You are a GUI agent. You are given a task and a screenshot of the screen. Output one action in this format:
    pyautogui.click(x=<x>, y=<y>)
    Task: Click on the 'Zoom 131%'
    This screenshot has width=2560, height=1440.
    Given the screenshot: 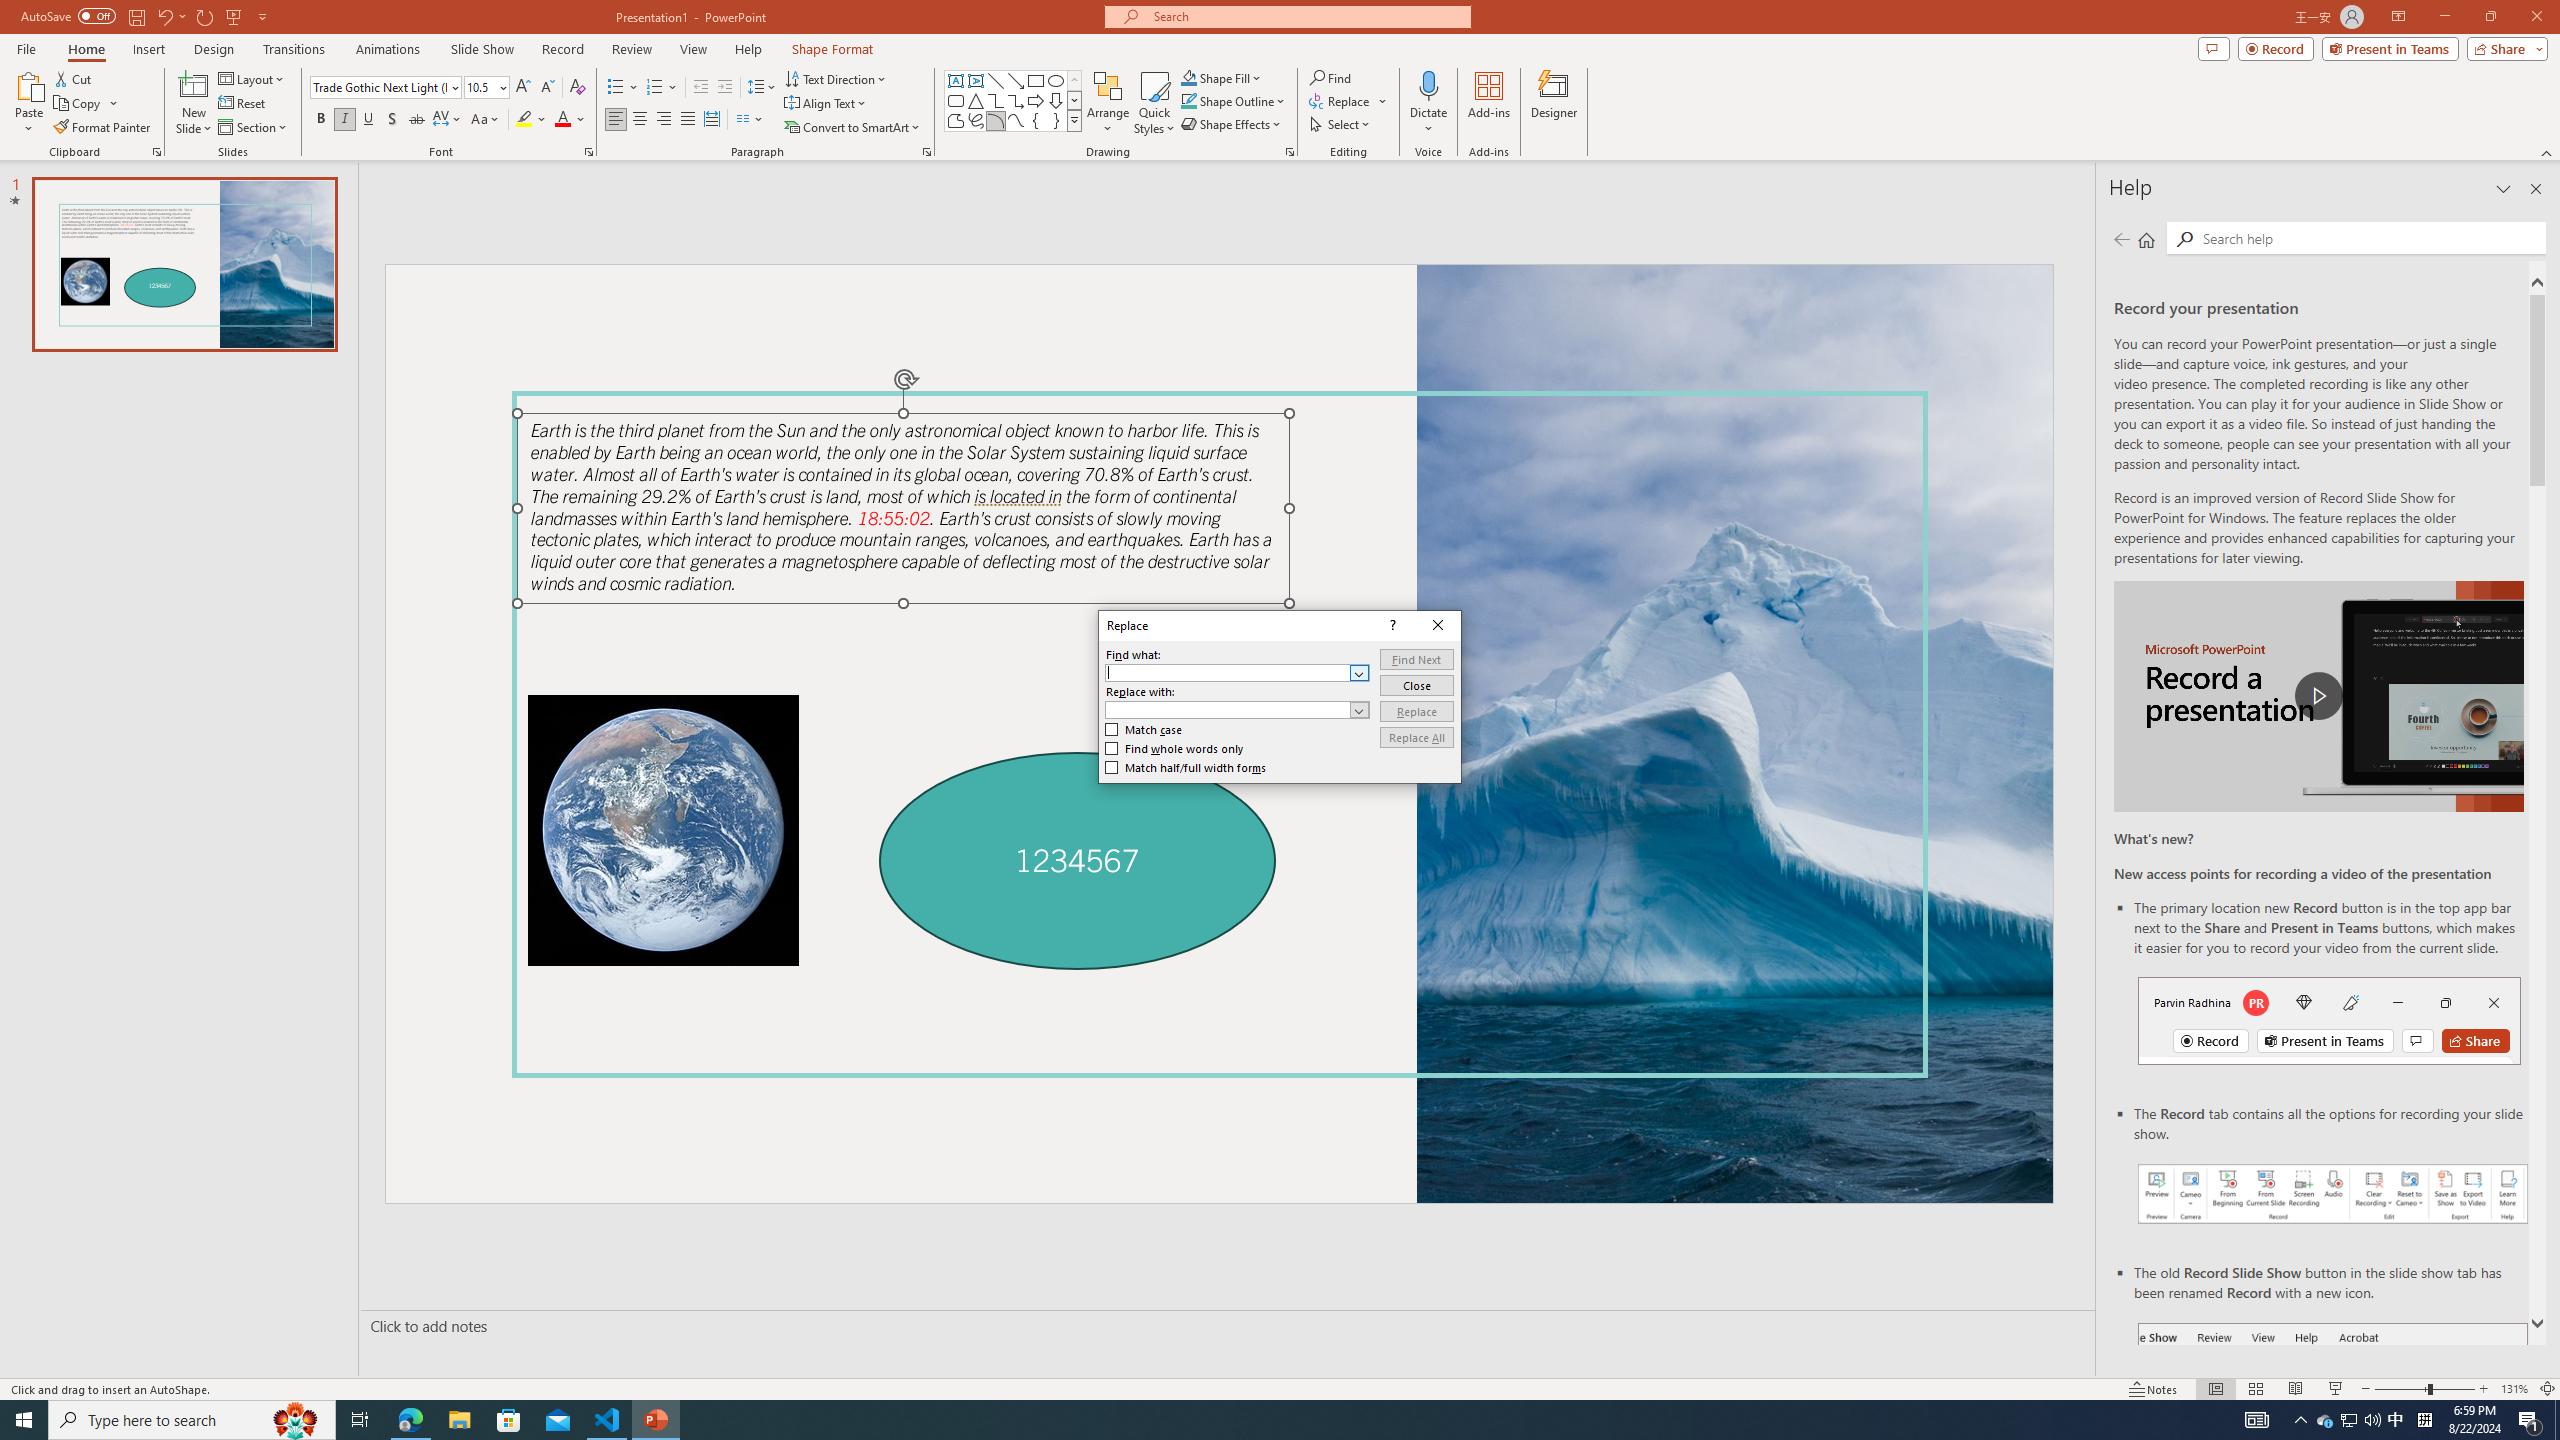 What is the action you would take?
    pyautogui.click(x=2515, y=1389)
    